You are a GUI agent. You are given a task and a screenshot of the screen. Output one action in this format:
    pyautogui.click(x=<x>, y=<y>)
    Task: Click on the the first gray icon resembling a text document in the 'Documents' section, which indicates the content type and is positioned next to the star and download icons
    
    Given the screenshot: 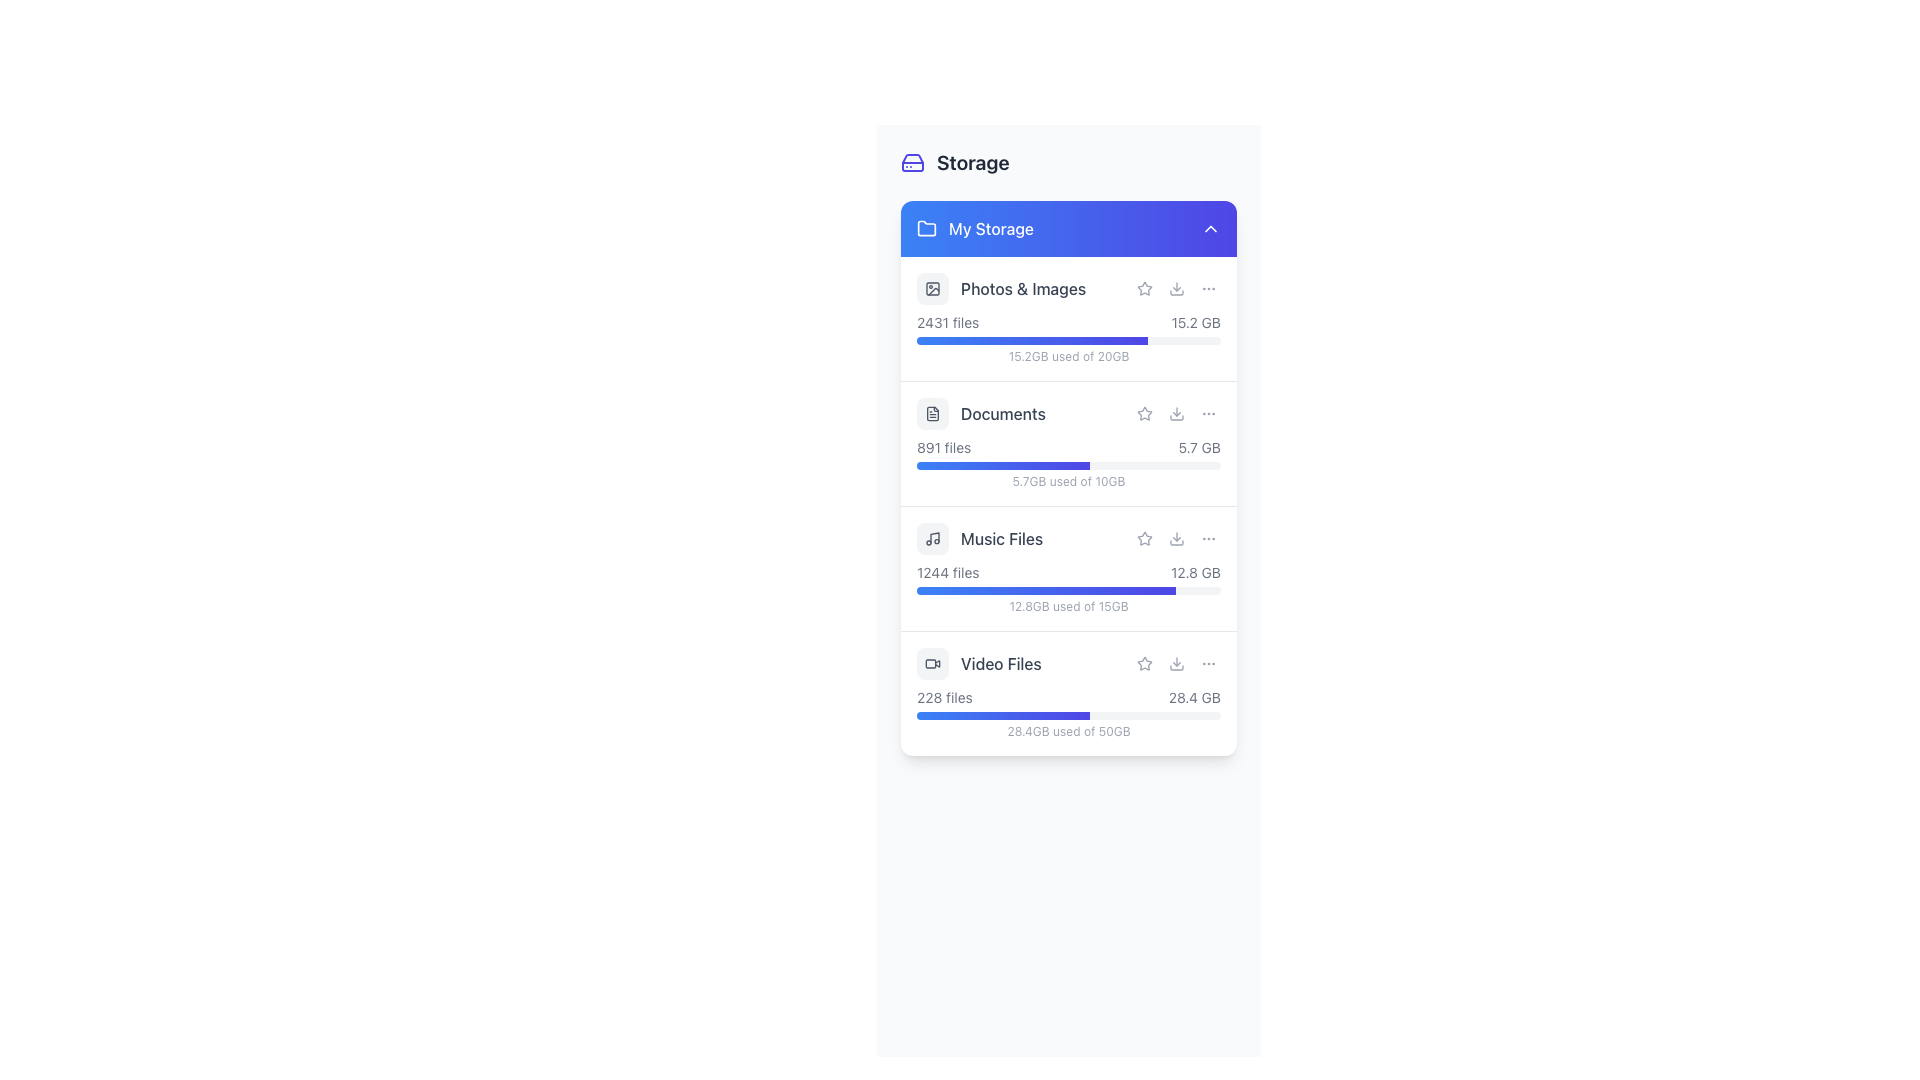 What is the action you would take?
    pyautogui.click(x=931, y=412)
    